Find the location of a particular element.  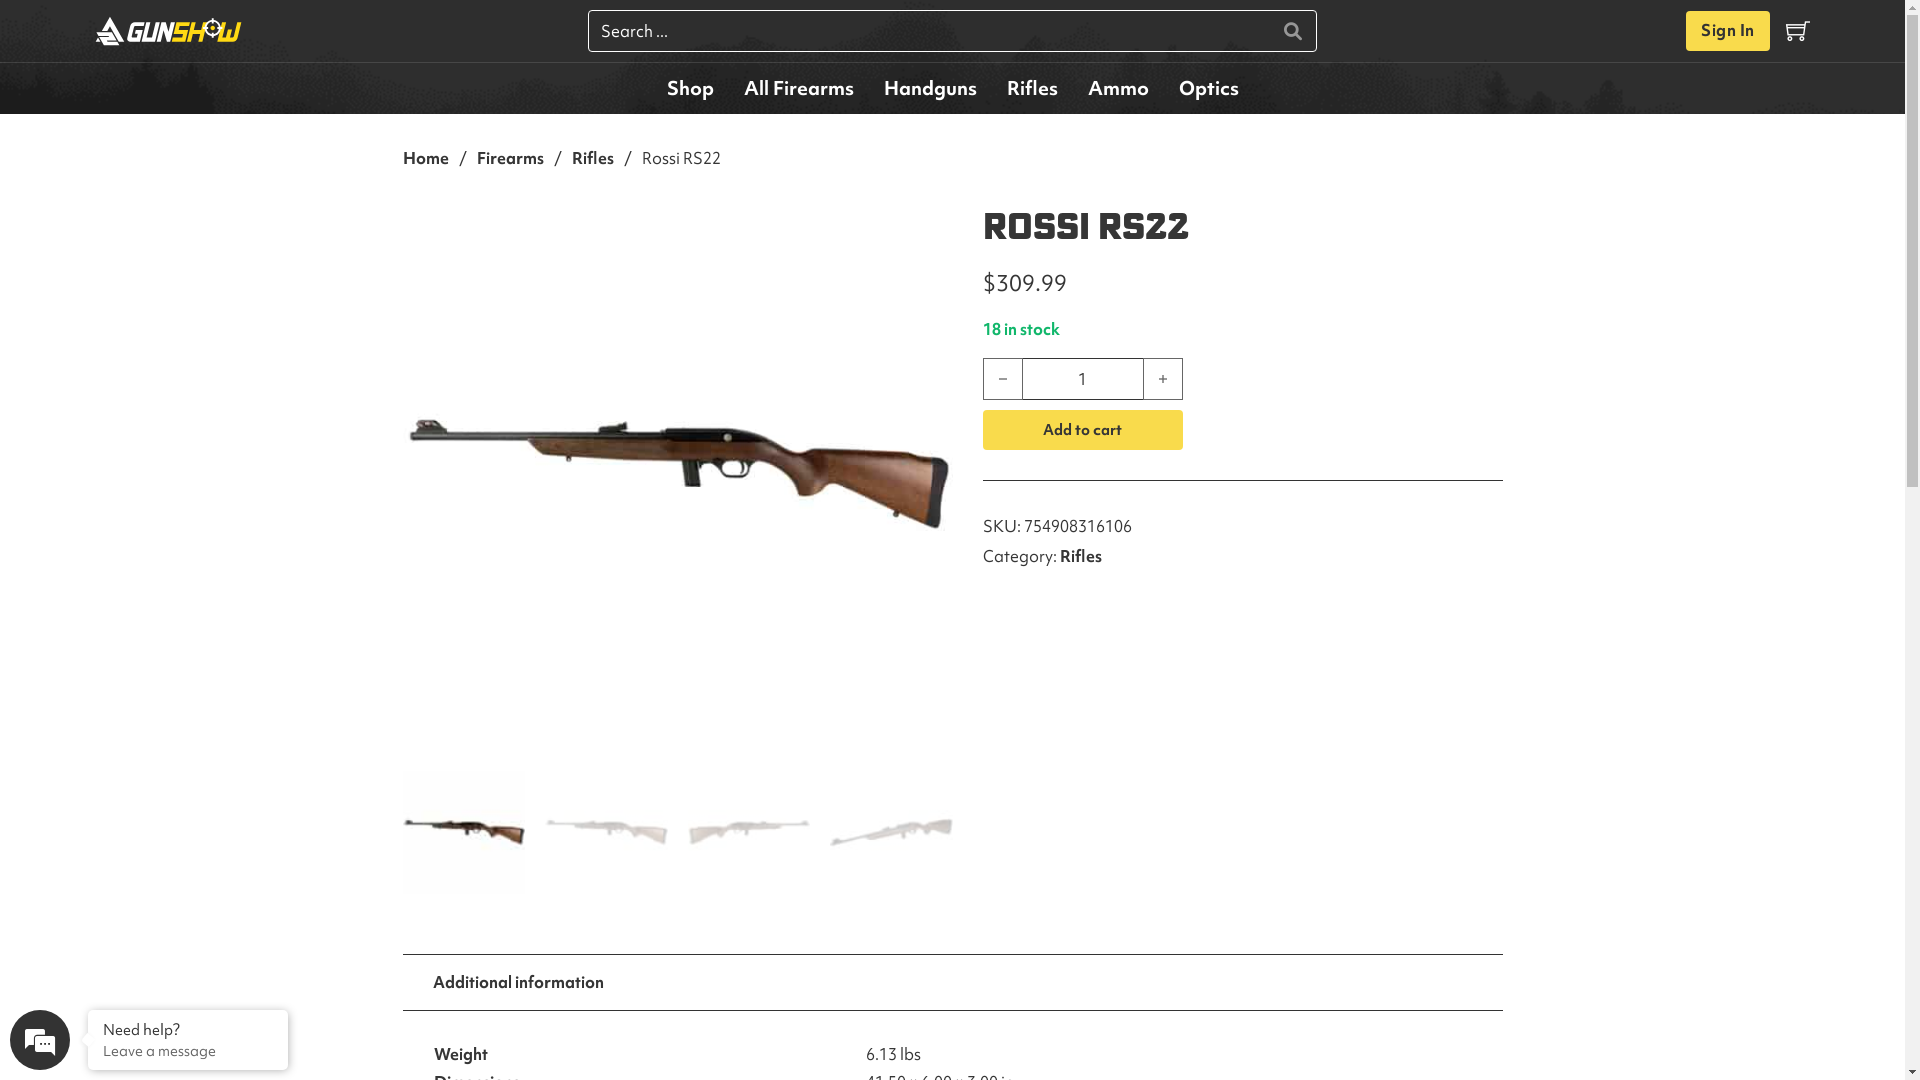

'Additional information' is located at coordinates (517, 981).